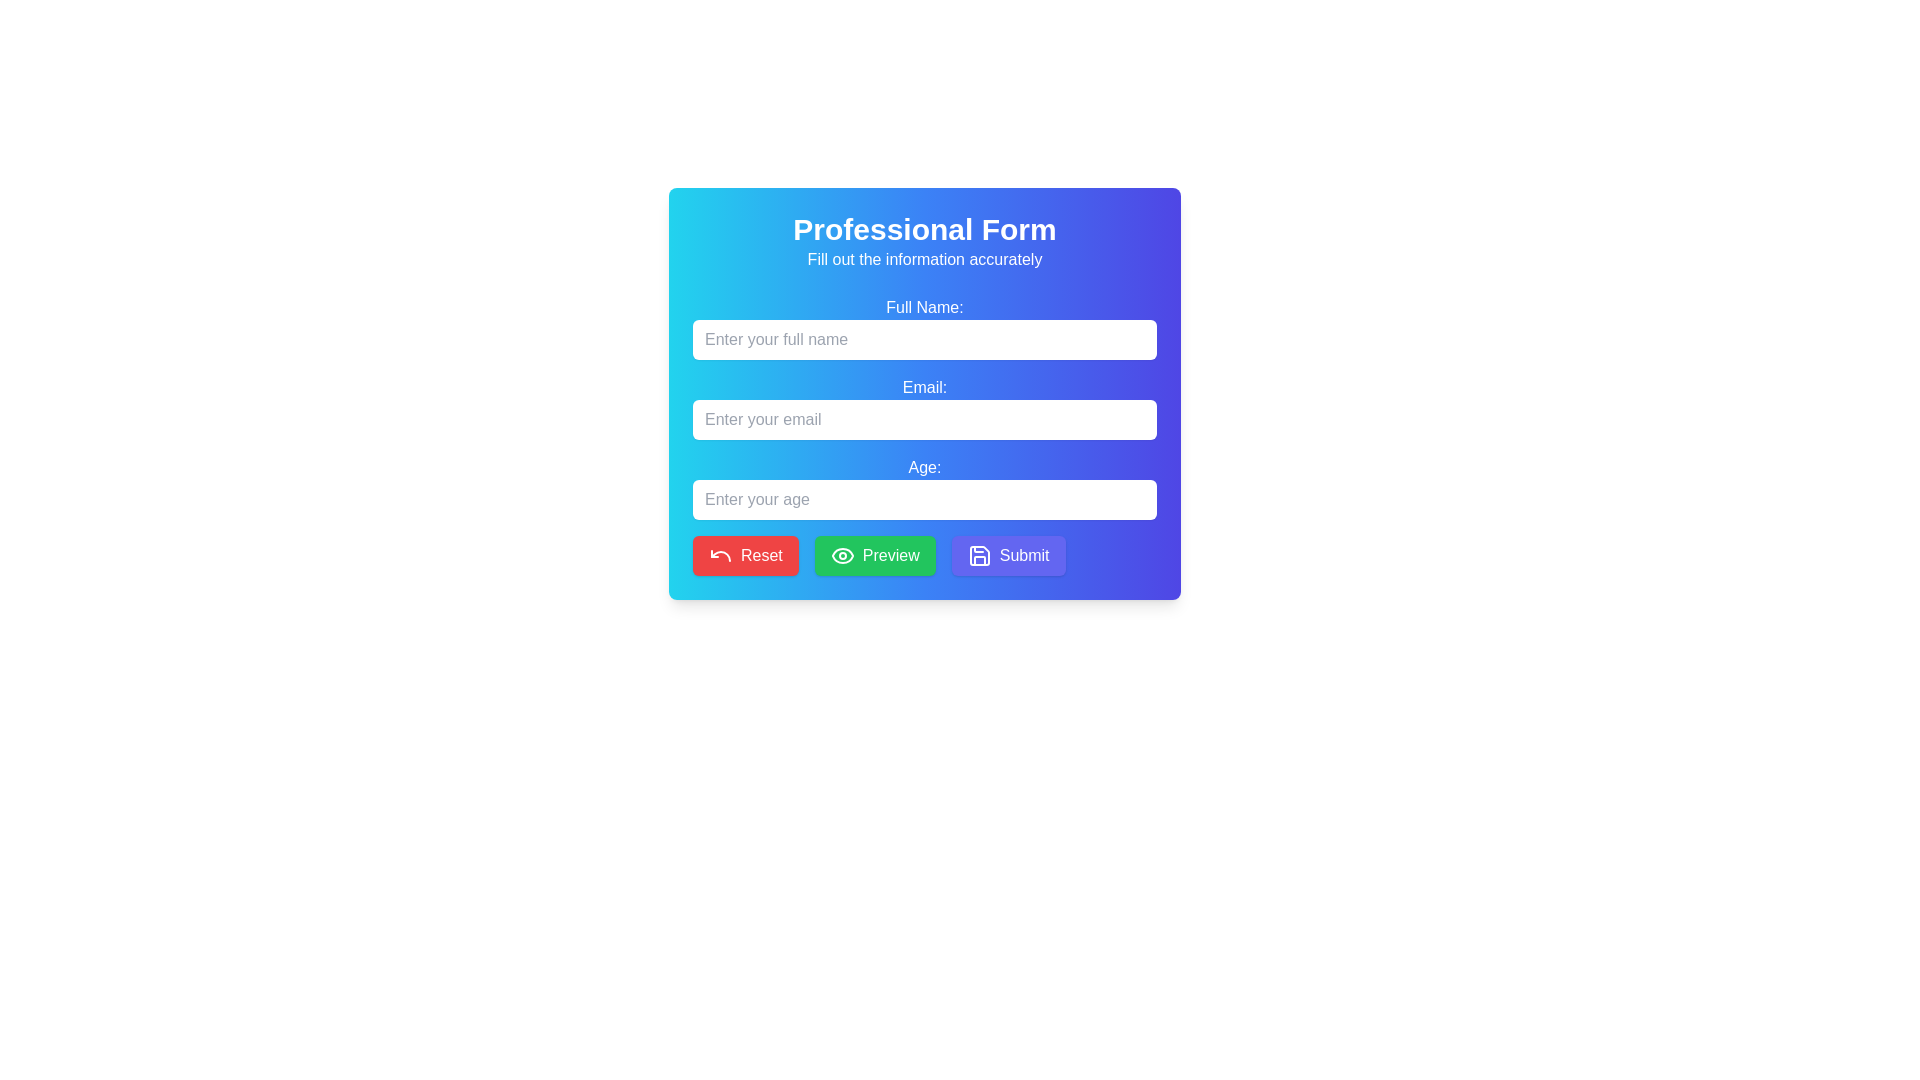 This screenshot has height=1080, width=1920. What do you see at coordinates (924, 555) in the screenshot?
I see `the preview button located between the 'Reset' button and the 'Submit' button at the bottom of the form` at bounding box center [924, 555].